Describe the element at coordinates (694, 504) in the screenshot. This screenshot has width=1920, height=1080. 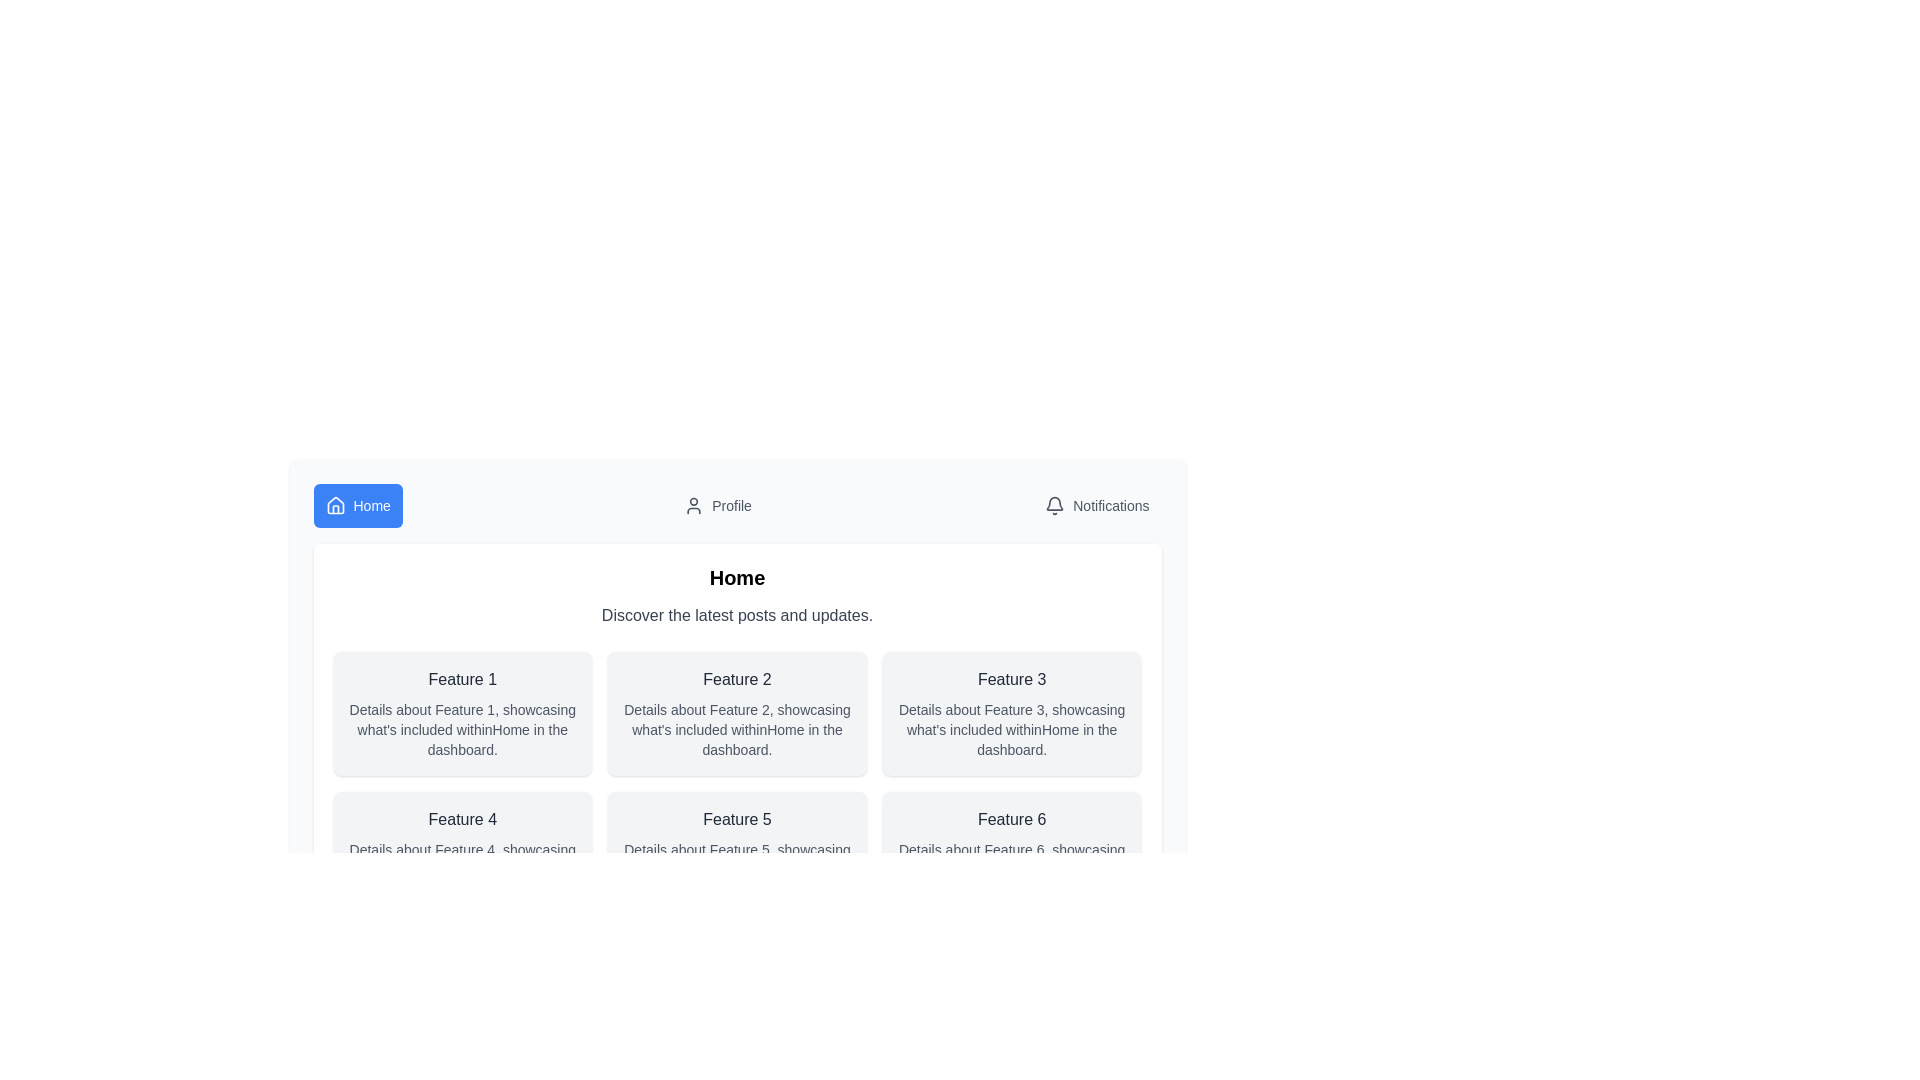
I see `the user profile icon located in the top navigation bar, immediately next to the 'Profile' text label, to interact with the associated 'Profile' button` at that location.